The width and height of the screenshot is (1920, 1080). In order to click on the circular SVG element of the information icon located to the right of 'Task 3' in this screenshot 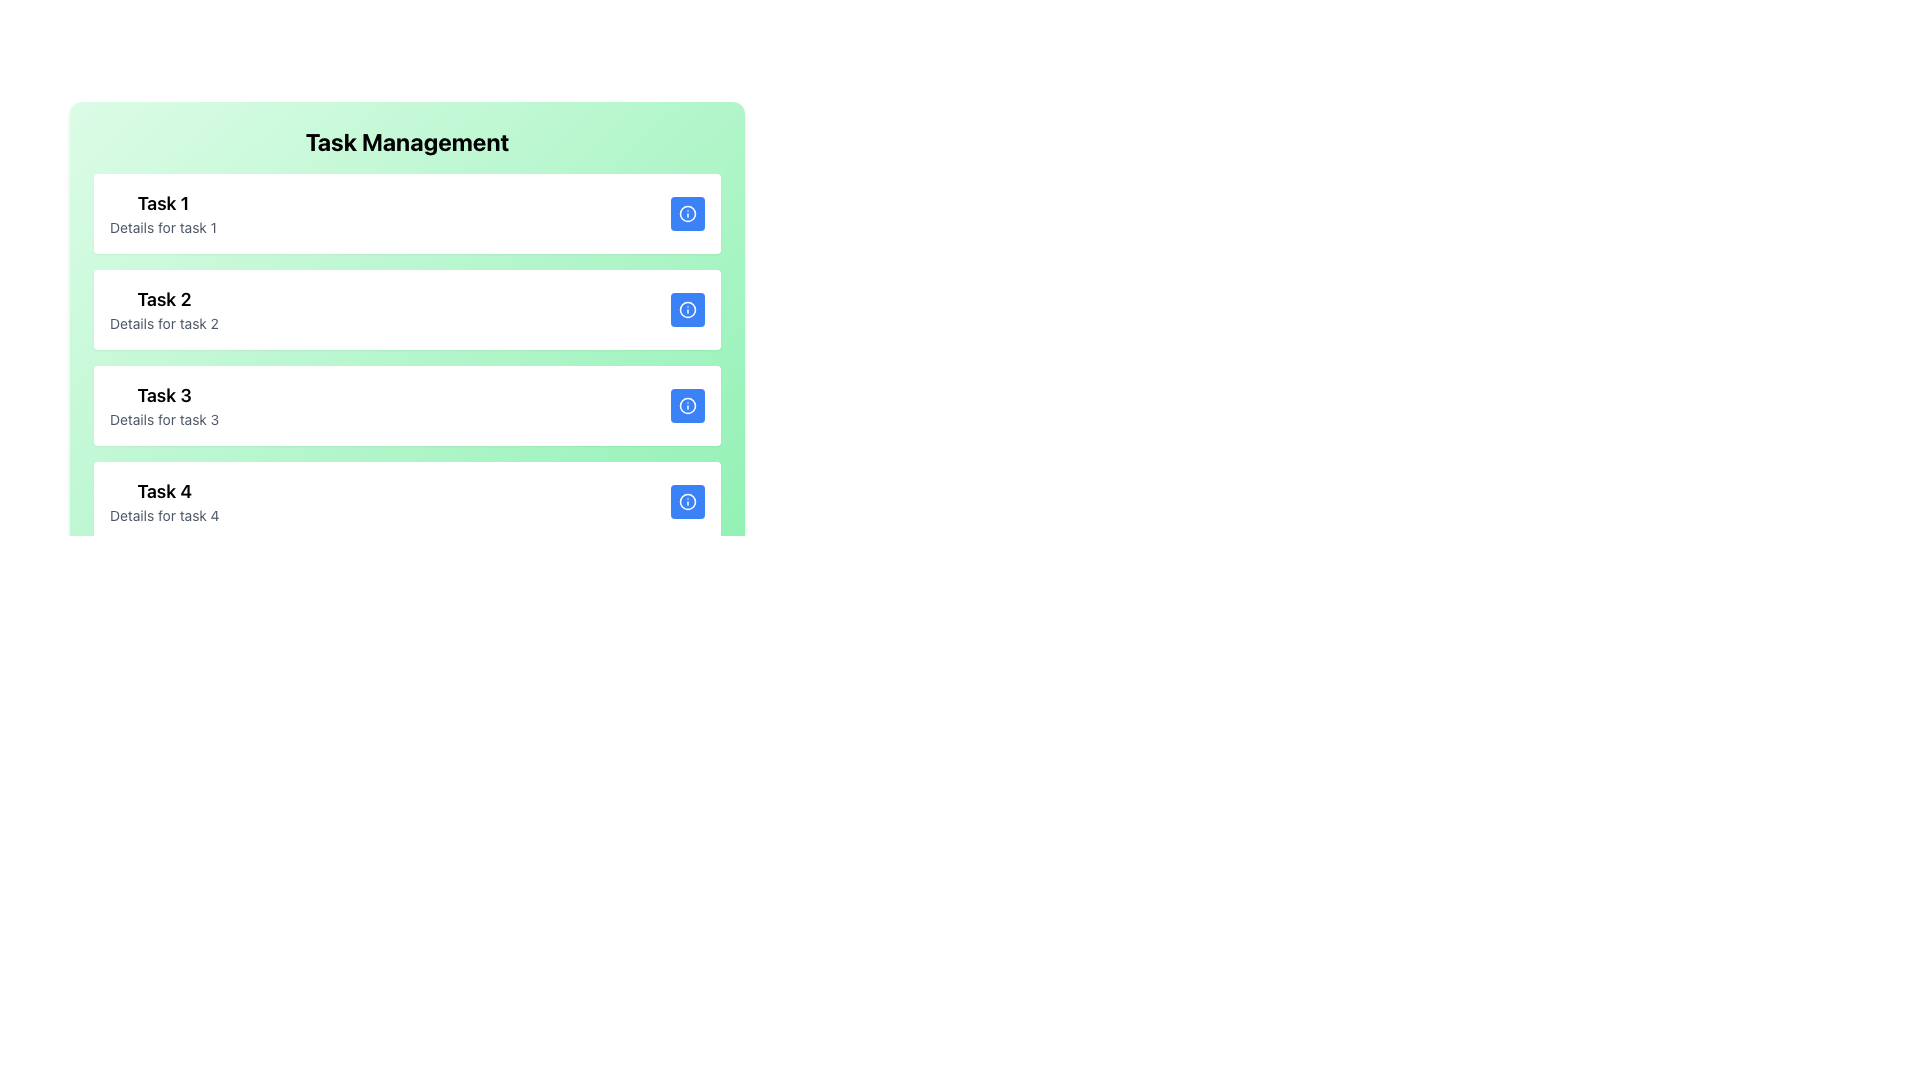, I will do `click(687, 405)`.